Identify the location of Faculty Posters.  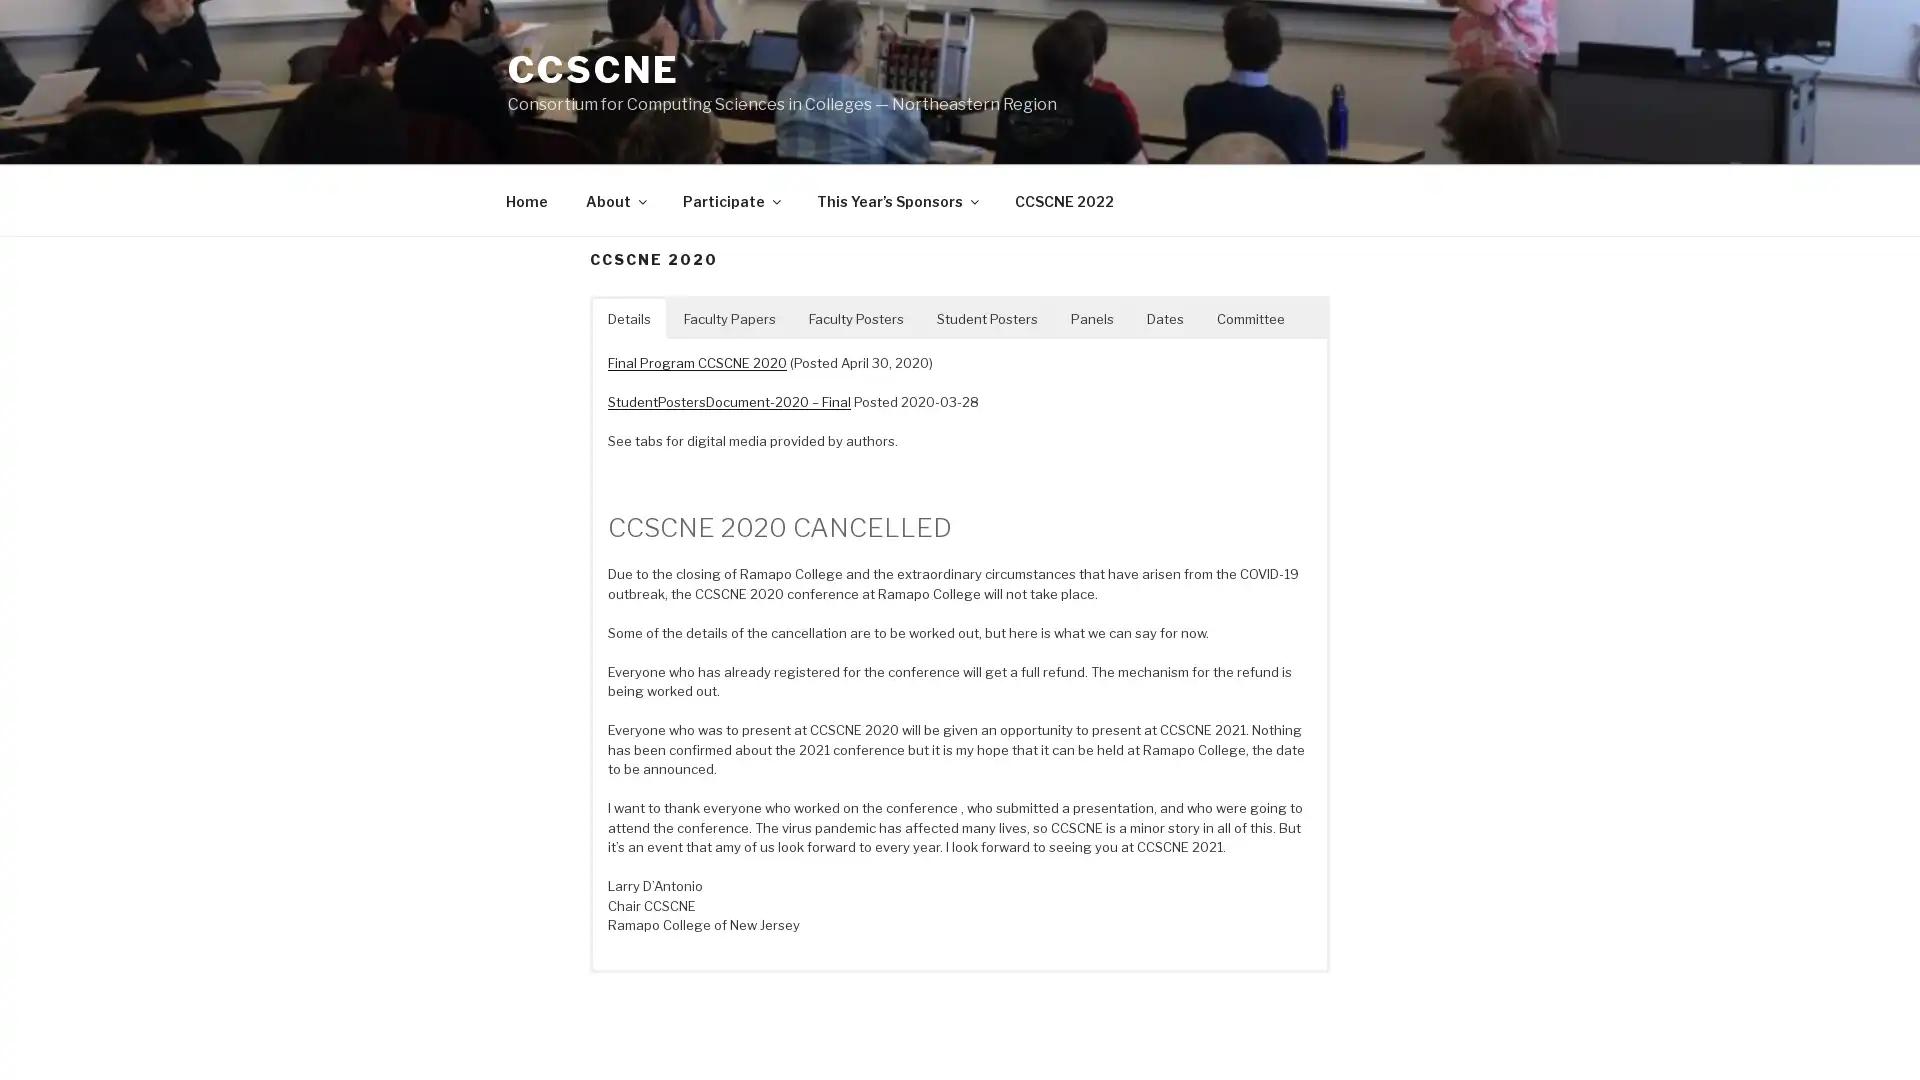
(856, 316).